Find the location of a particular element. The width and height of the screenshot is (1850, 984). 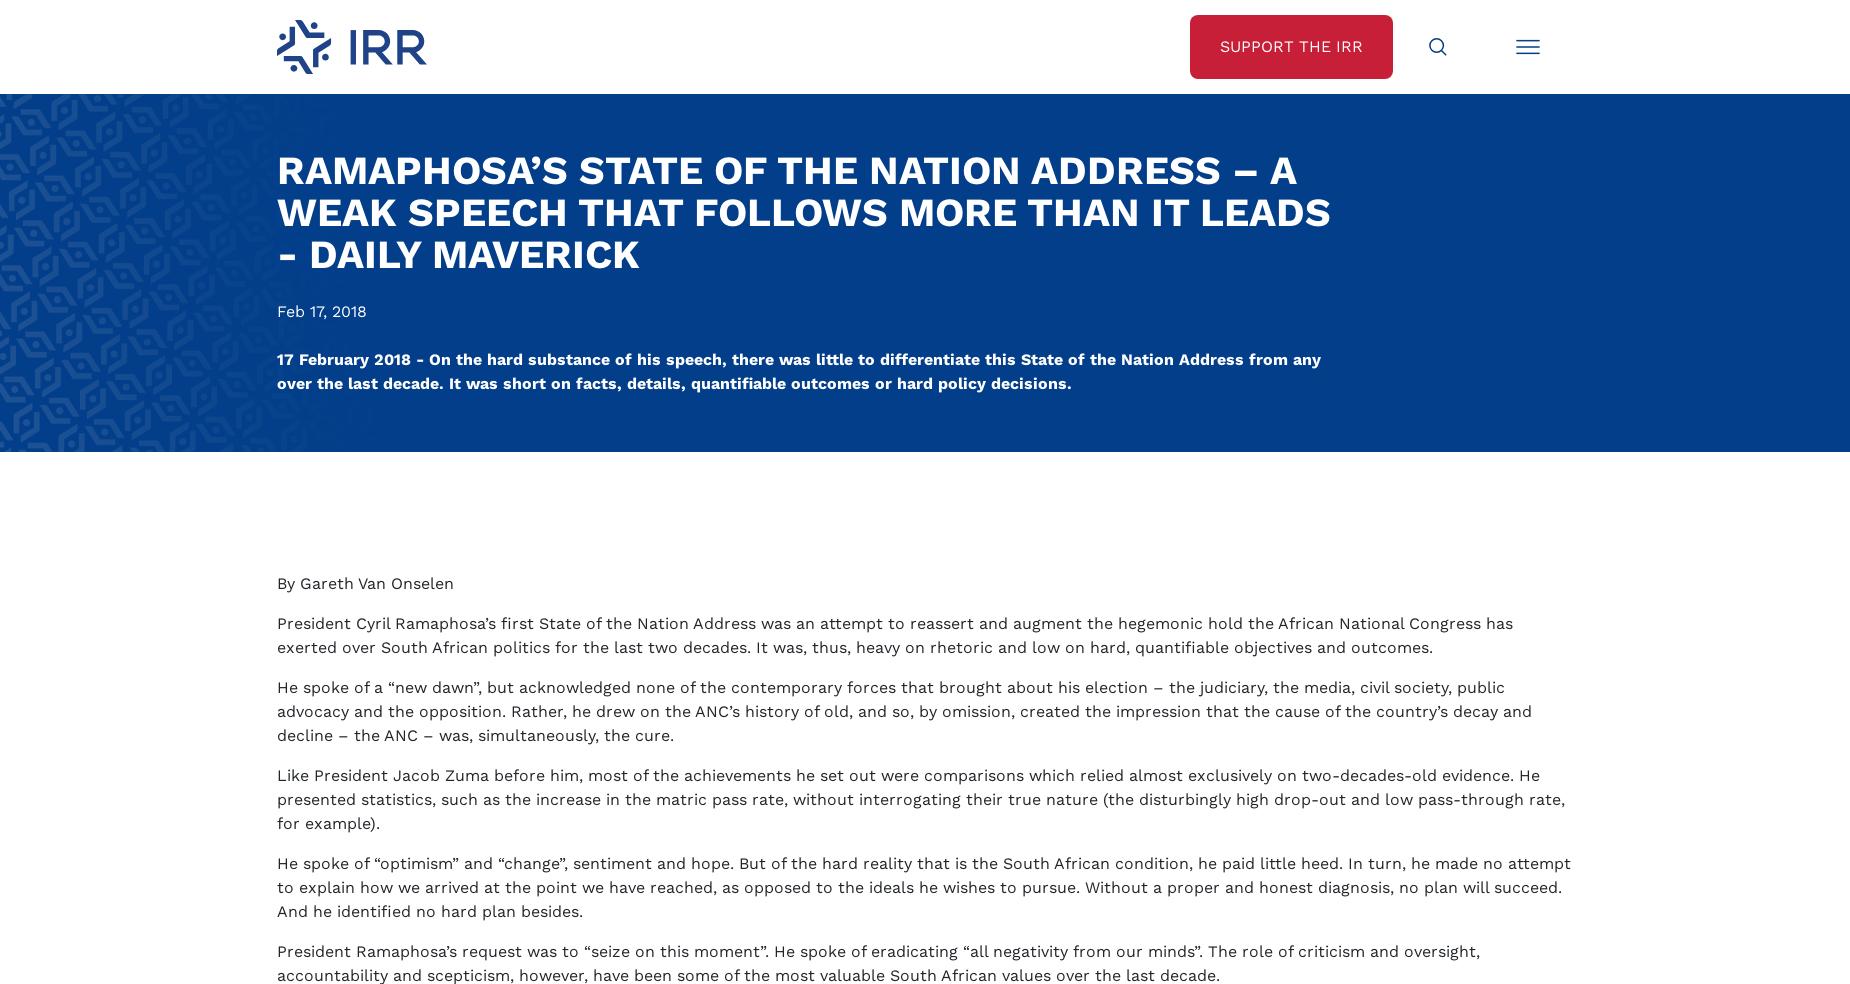

'President Ramaphosa’s request was to “seize on this moment”. He spoke of eradicating “all negativity from our minds”. The role of criticism and oversight, accountability and scepticism, however, have been some of the most valuable South African values over the last decade.' is located at coordinates (878, 26).